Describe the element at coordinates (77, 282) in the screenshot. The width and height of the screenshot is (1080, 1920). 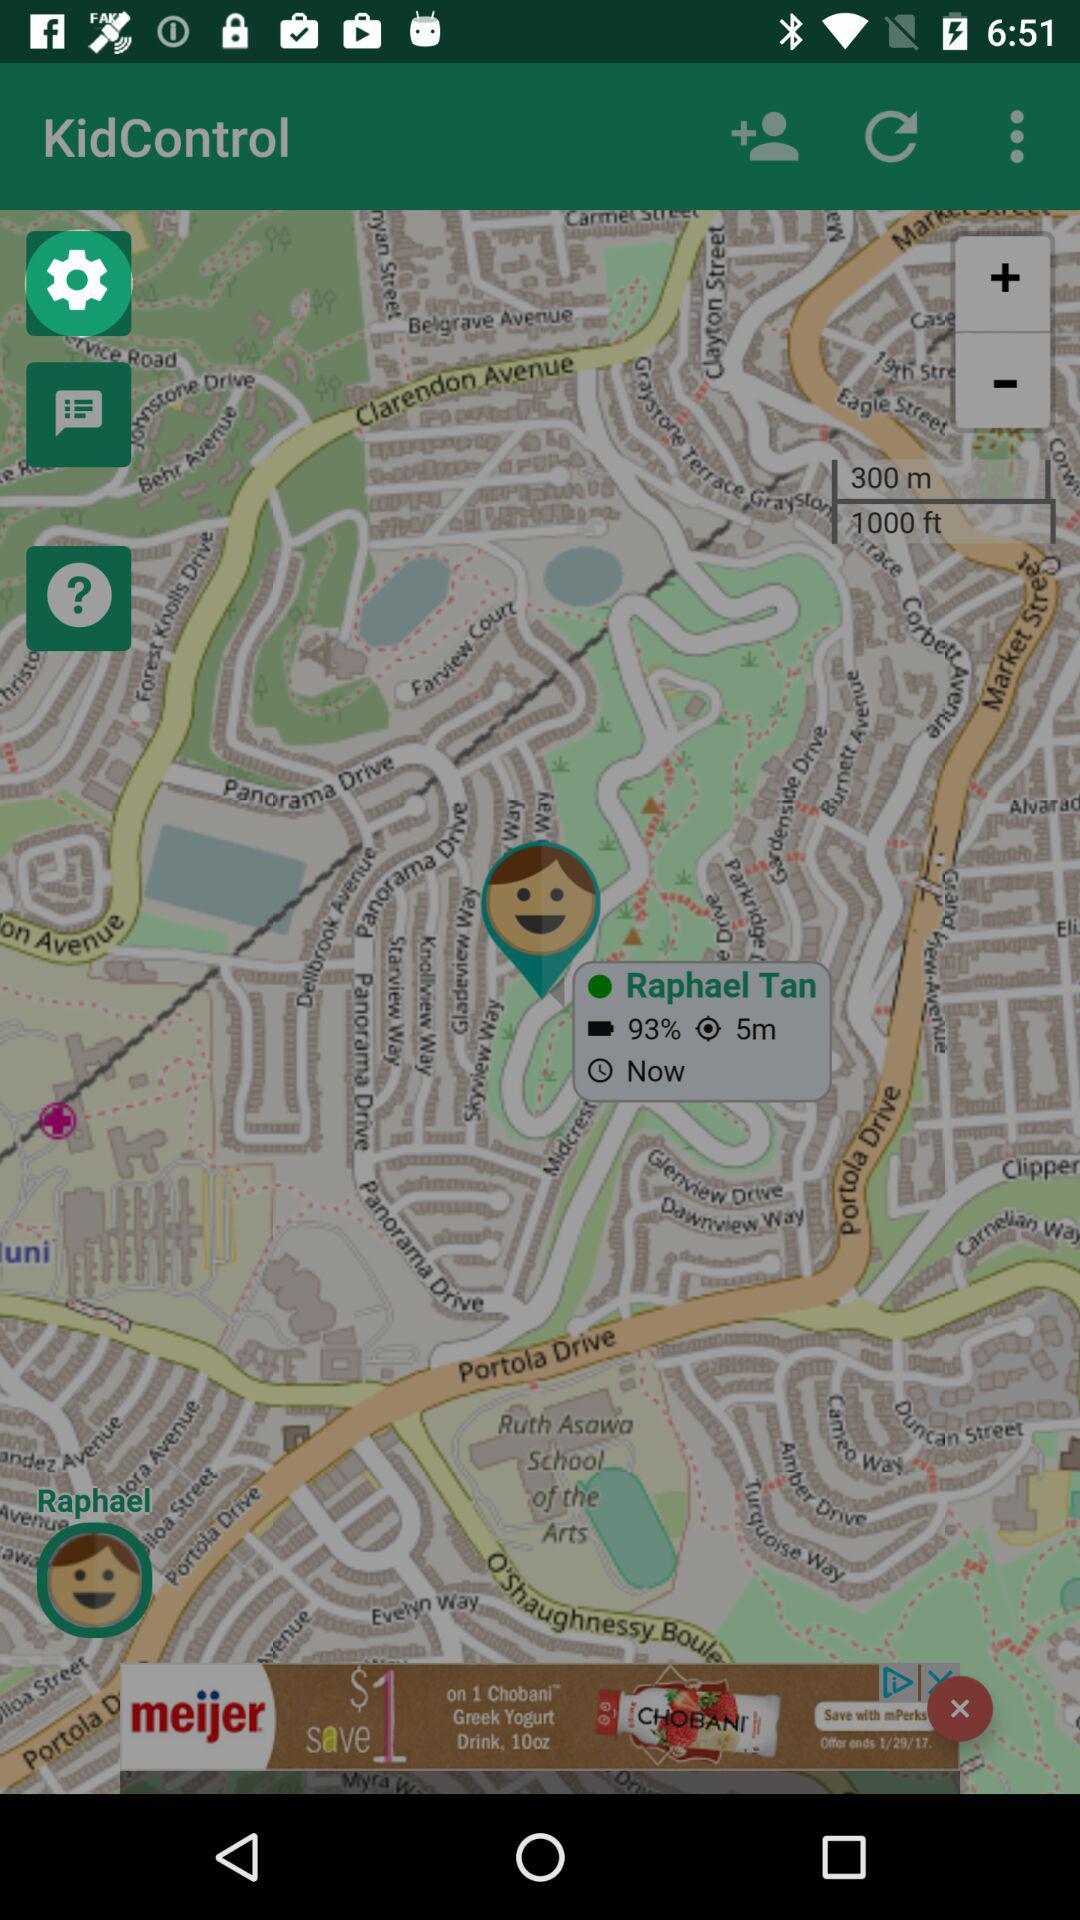
I see `the settings icon` at that location.